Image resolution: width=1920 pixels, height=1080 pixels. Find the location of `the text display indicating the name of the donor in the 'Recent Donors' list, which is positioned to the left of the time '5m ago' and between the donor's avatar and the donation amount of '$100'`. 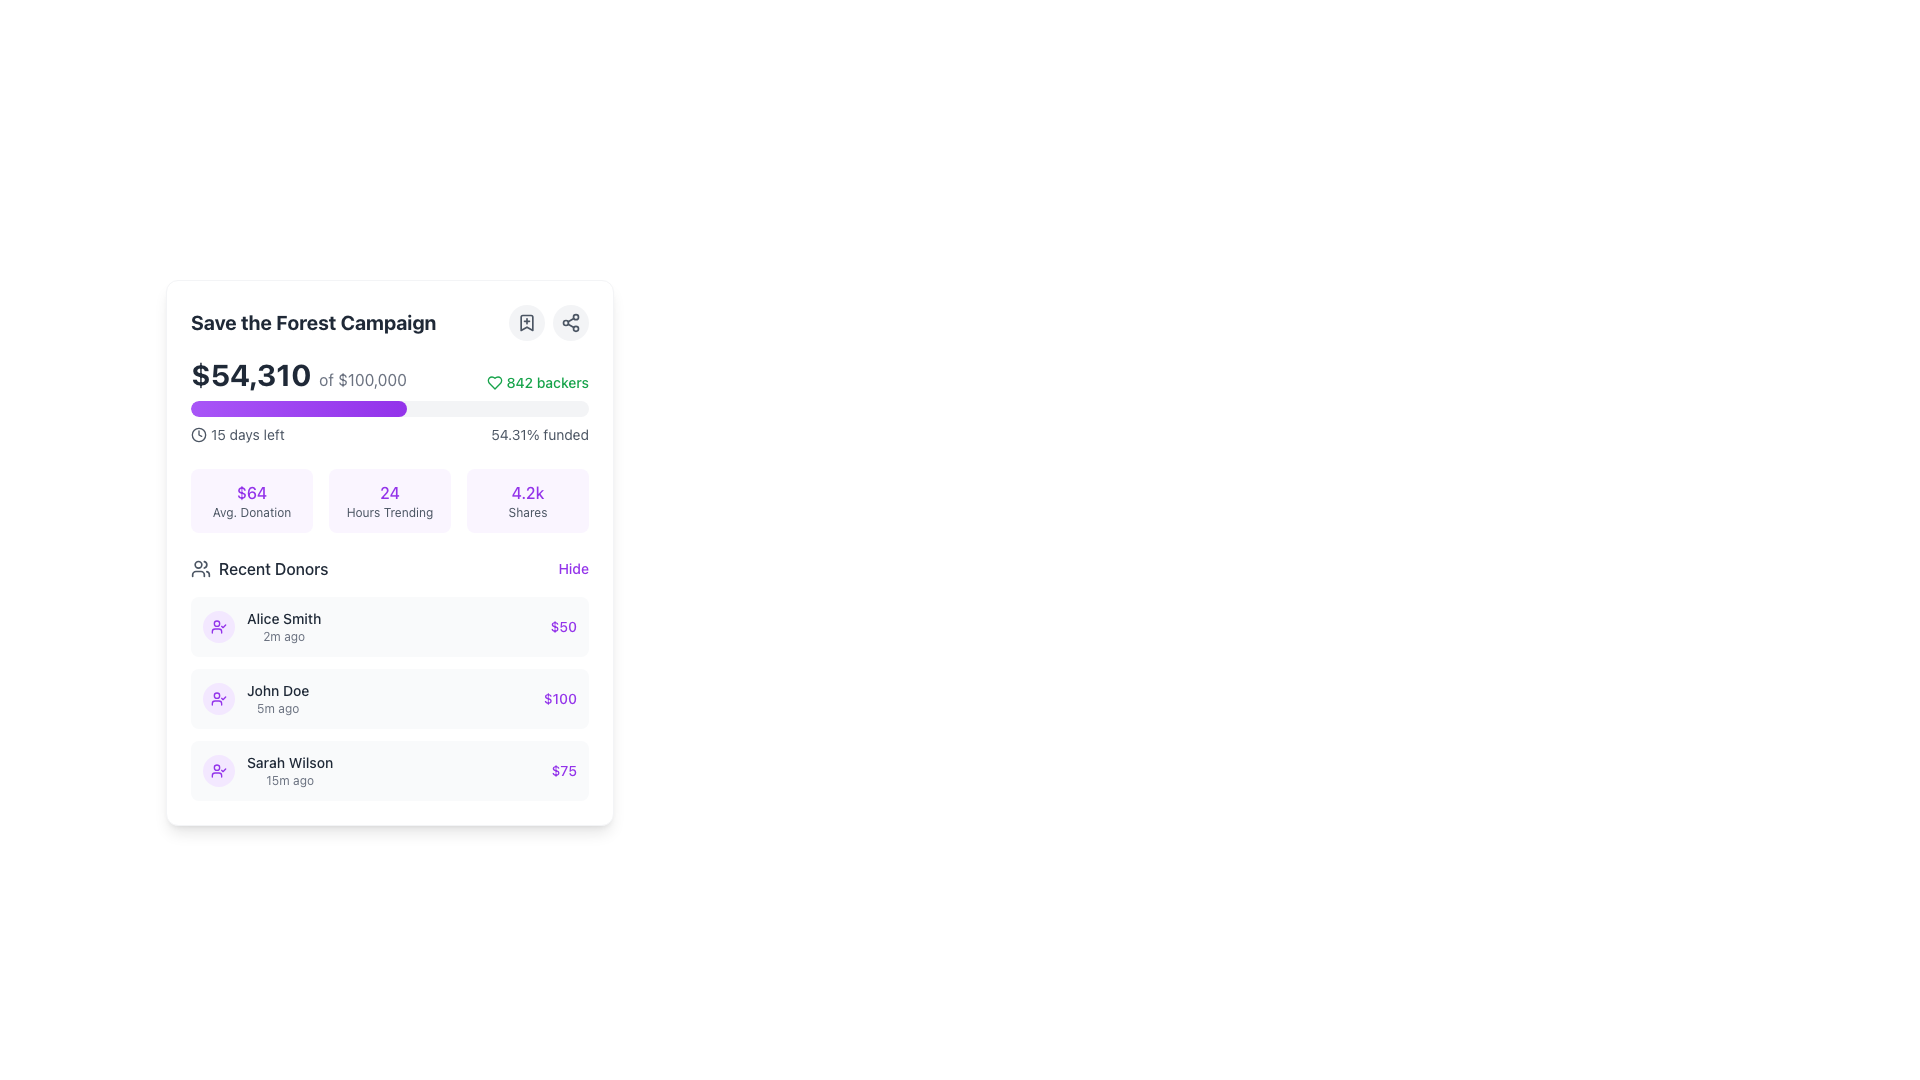

the text display indicating the name of the donor in the 'Recent Donors' list, which is positioned to the left of the time '5m ago' and between the donor's avatar and the donation amount of '$100' is located at coordinates (277, 689).